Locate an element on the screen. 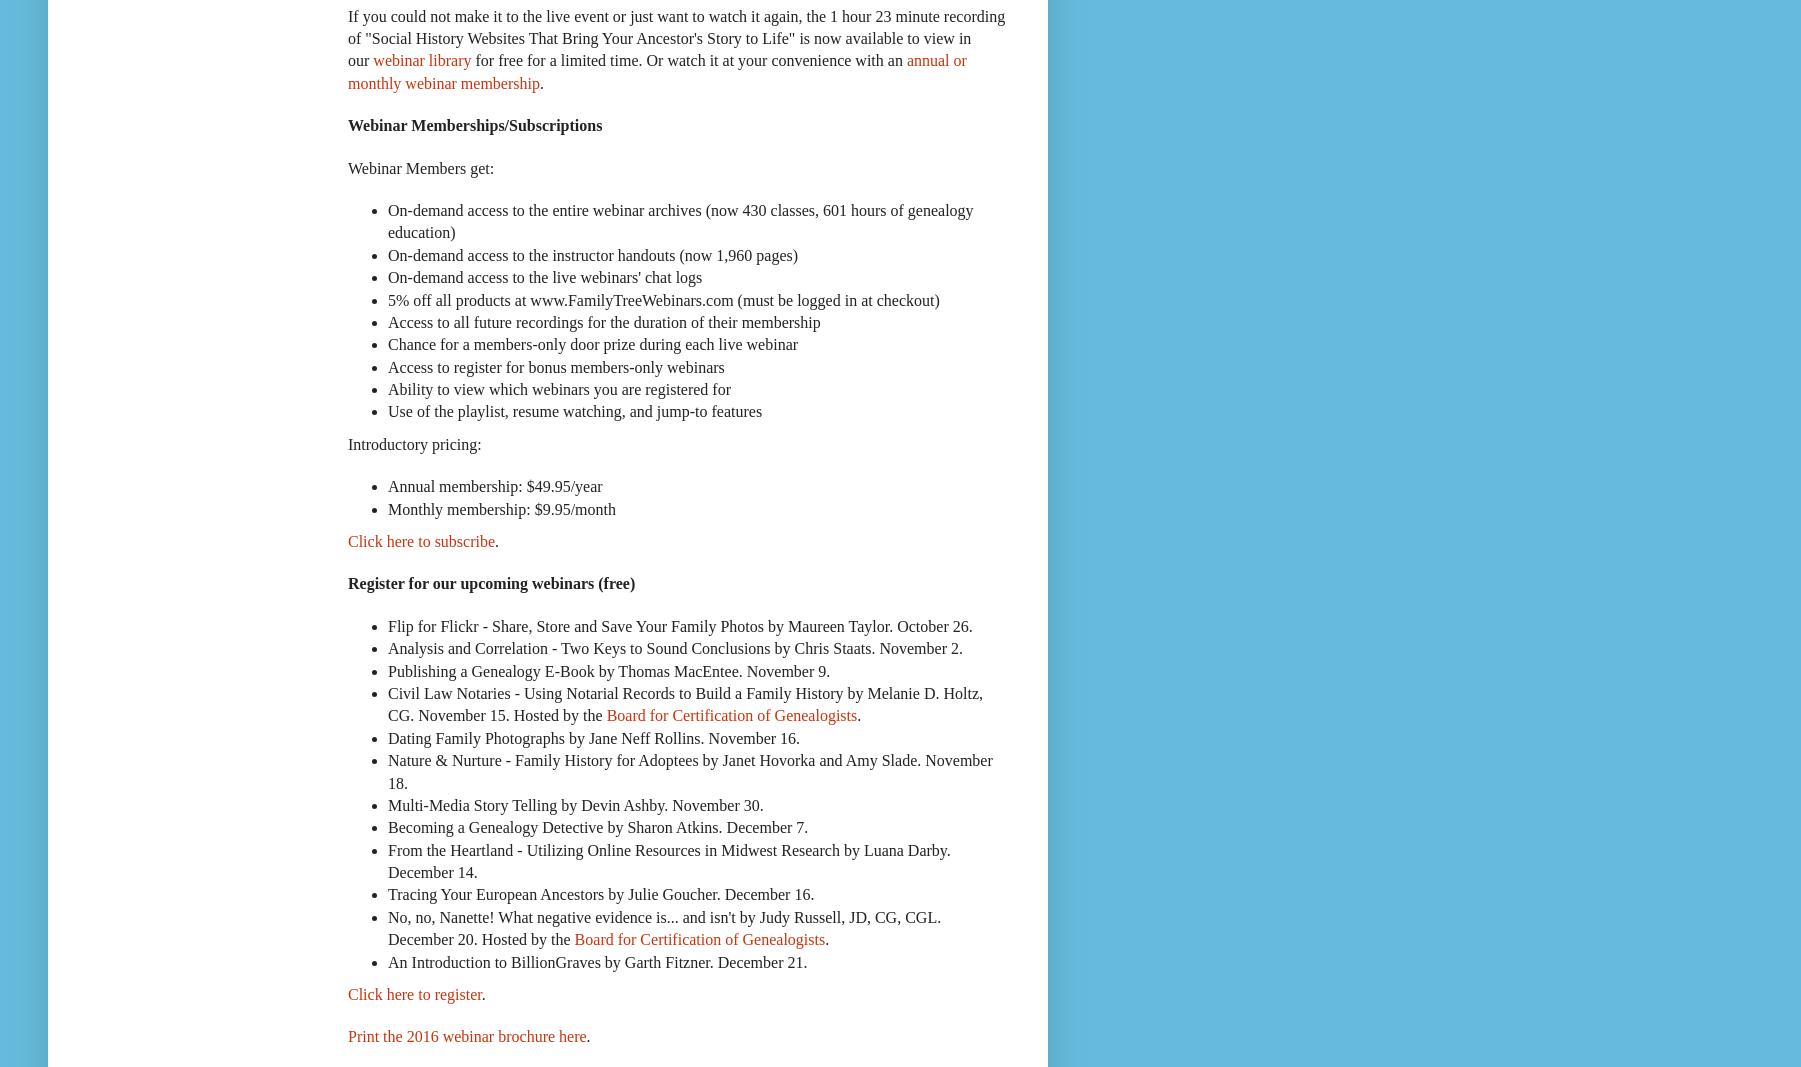  'Multi-Media Story Telling by Devin Ashby. November 30.' is located at coordinates (387, 803).